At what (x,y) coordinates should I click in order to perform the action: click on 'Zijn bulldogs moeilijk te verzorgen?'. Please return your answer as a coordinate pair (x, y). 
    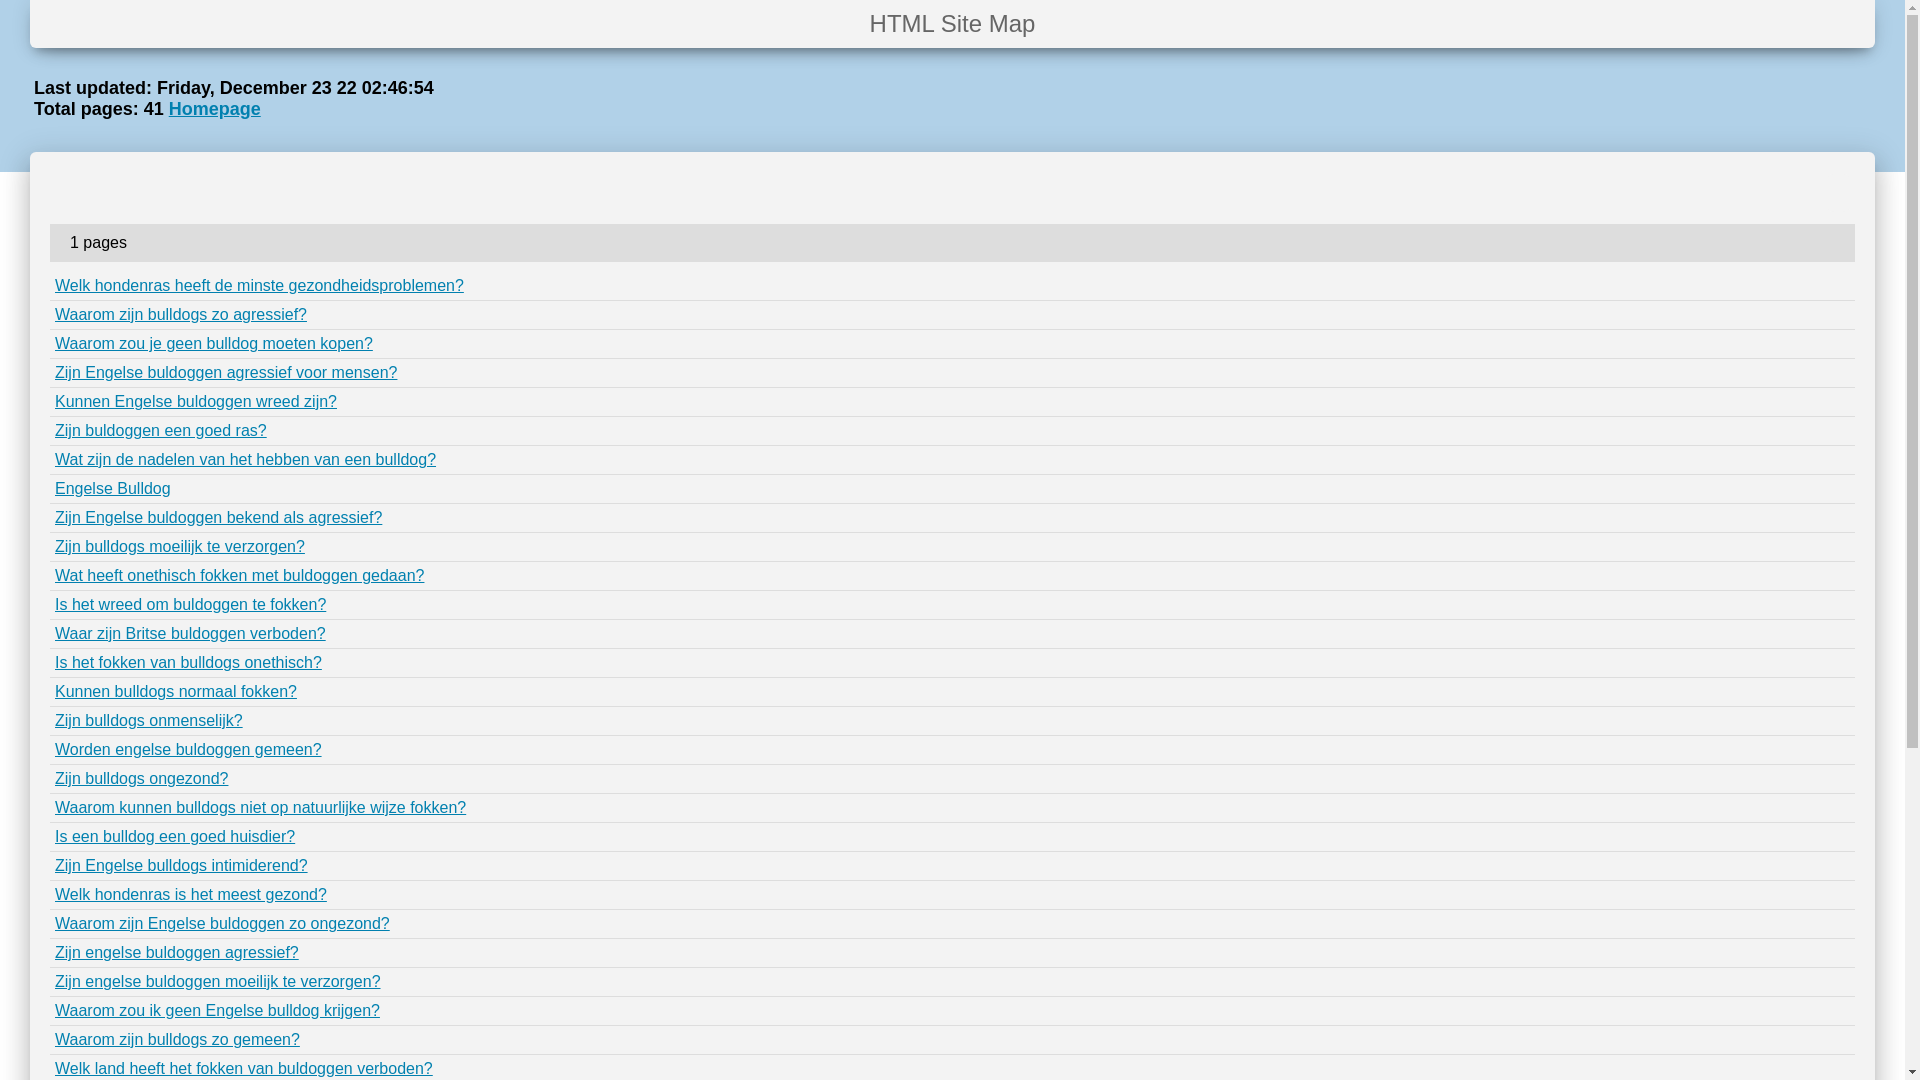
    Looking at the image, I should click on (180, 546).